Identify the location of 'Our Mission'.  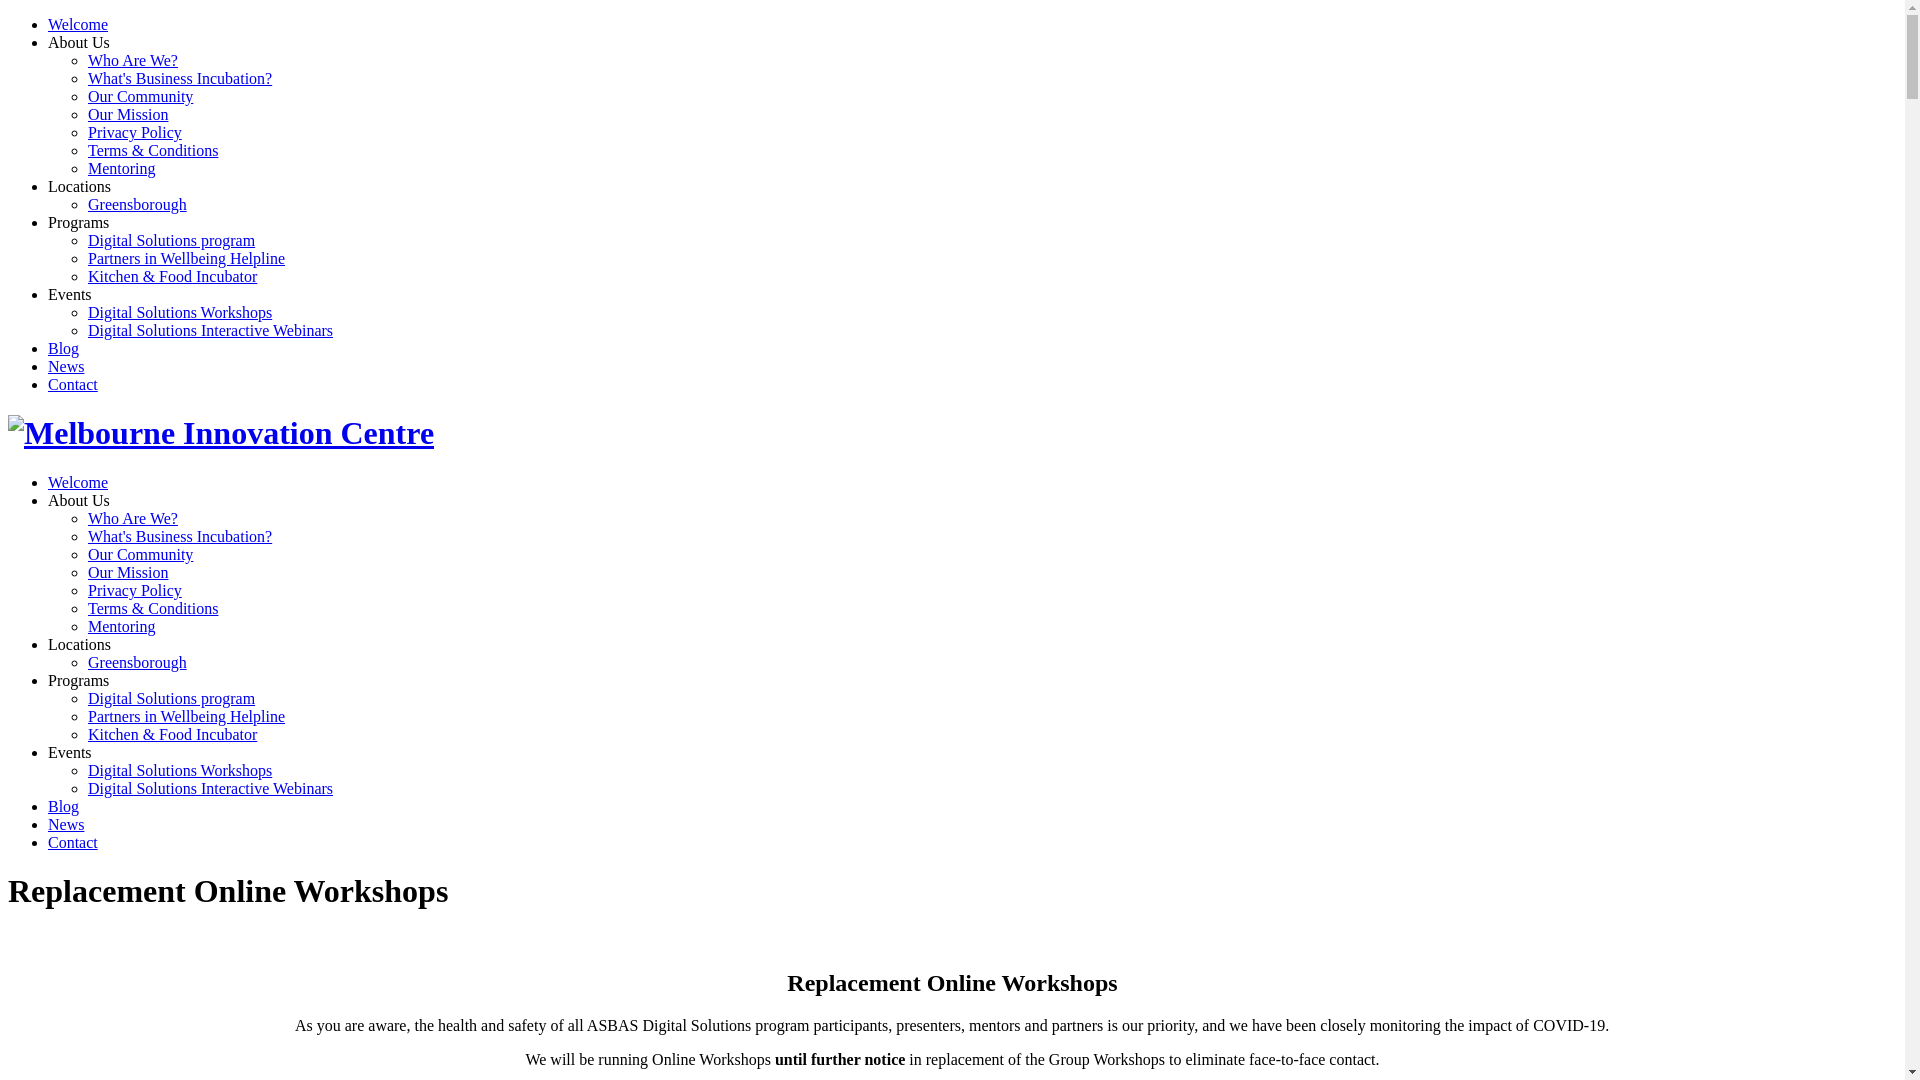
(127, 114).